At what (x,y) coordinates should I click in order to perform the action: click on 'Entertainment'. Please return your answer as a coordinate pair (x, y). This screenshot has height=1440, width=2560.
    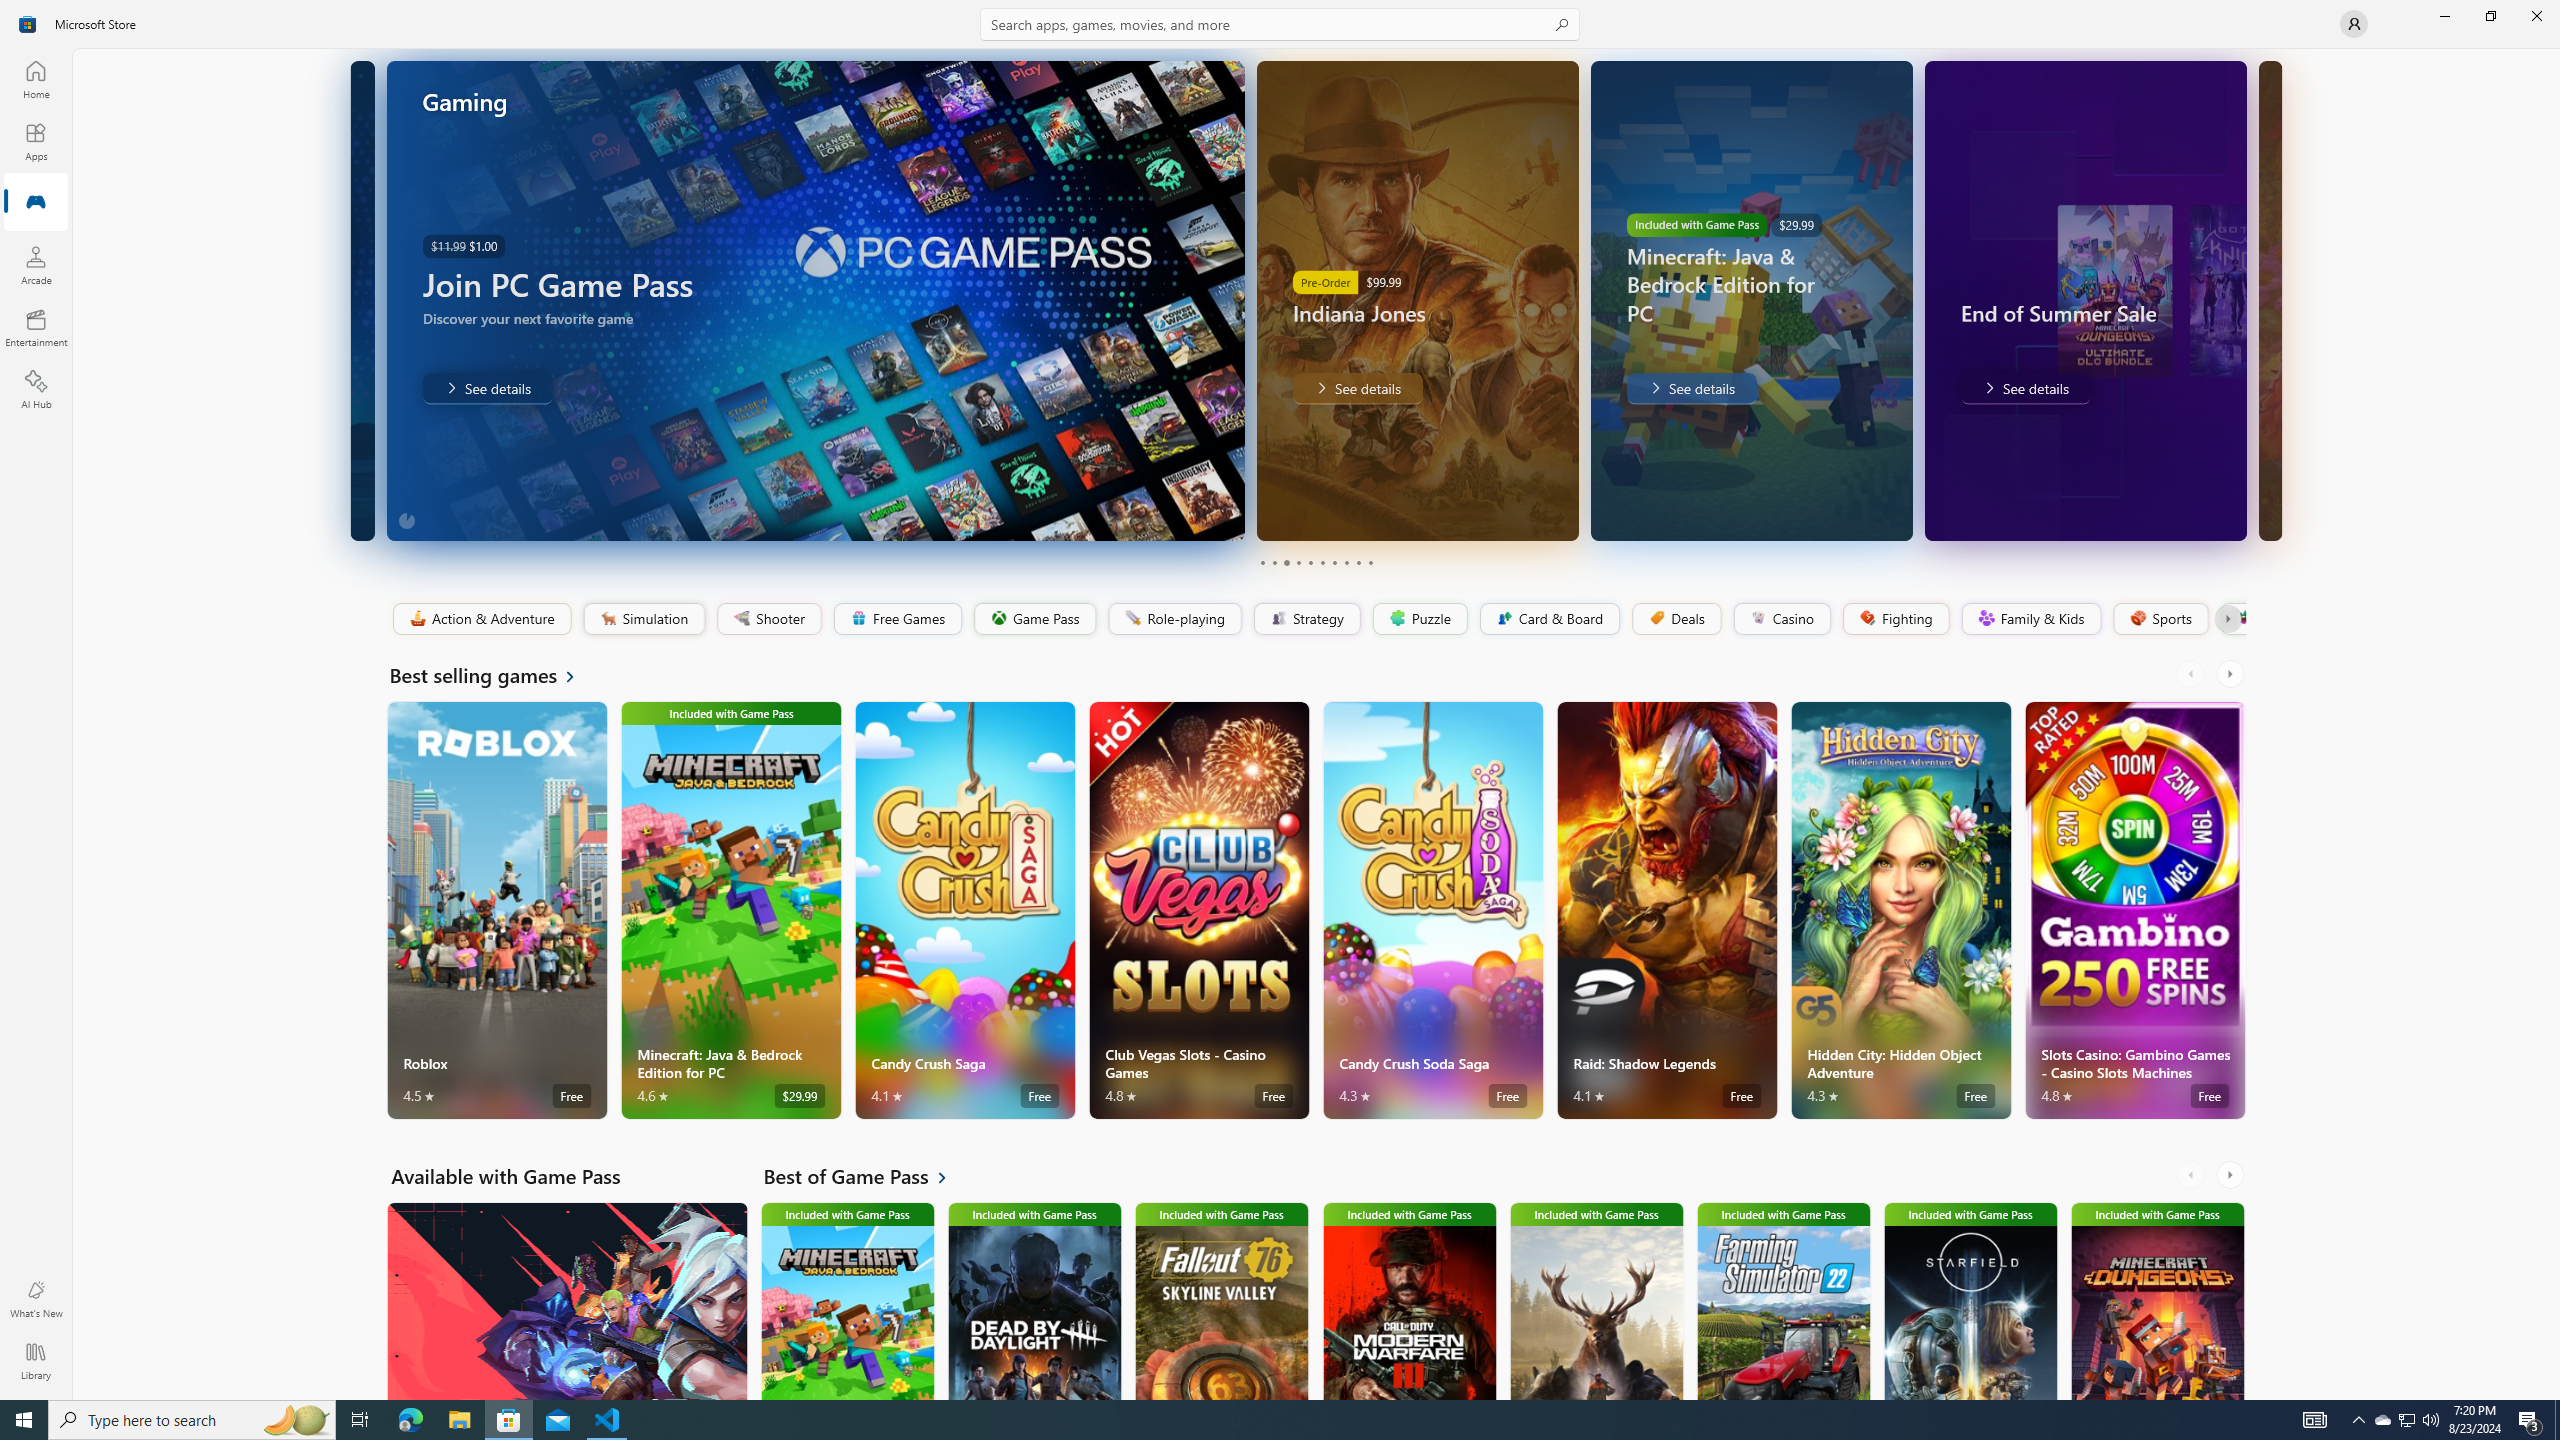
    Looking at the image, I should click on (34, 326).